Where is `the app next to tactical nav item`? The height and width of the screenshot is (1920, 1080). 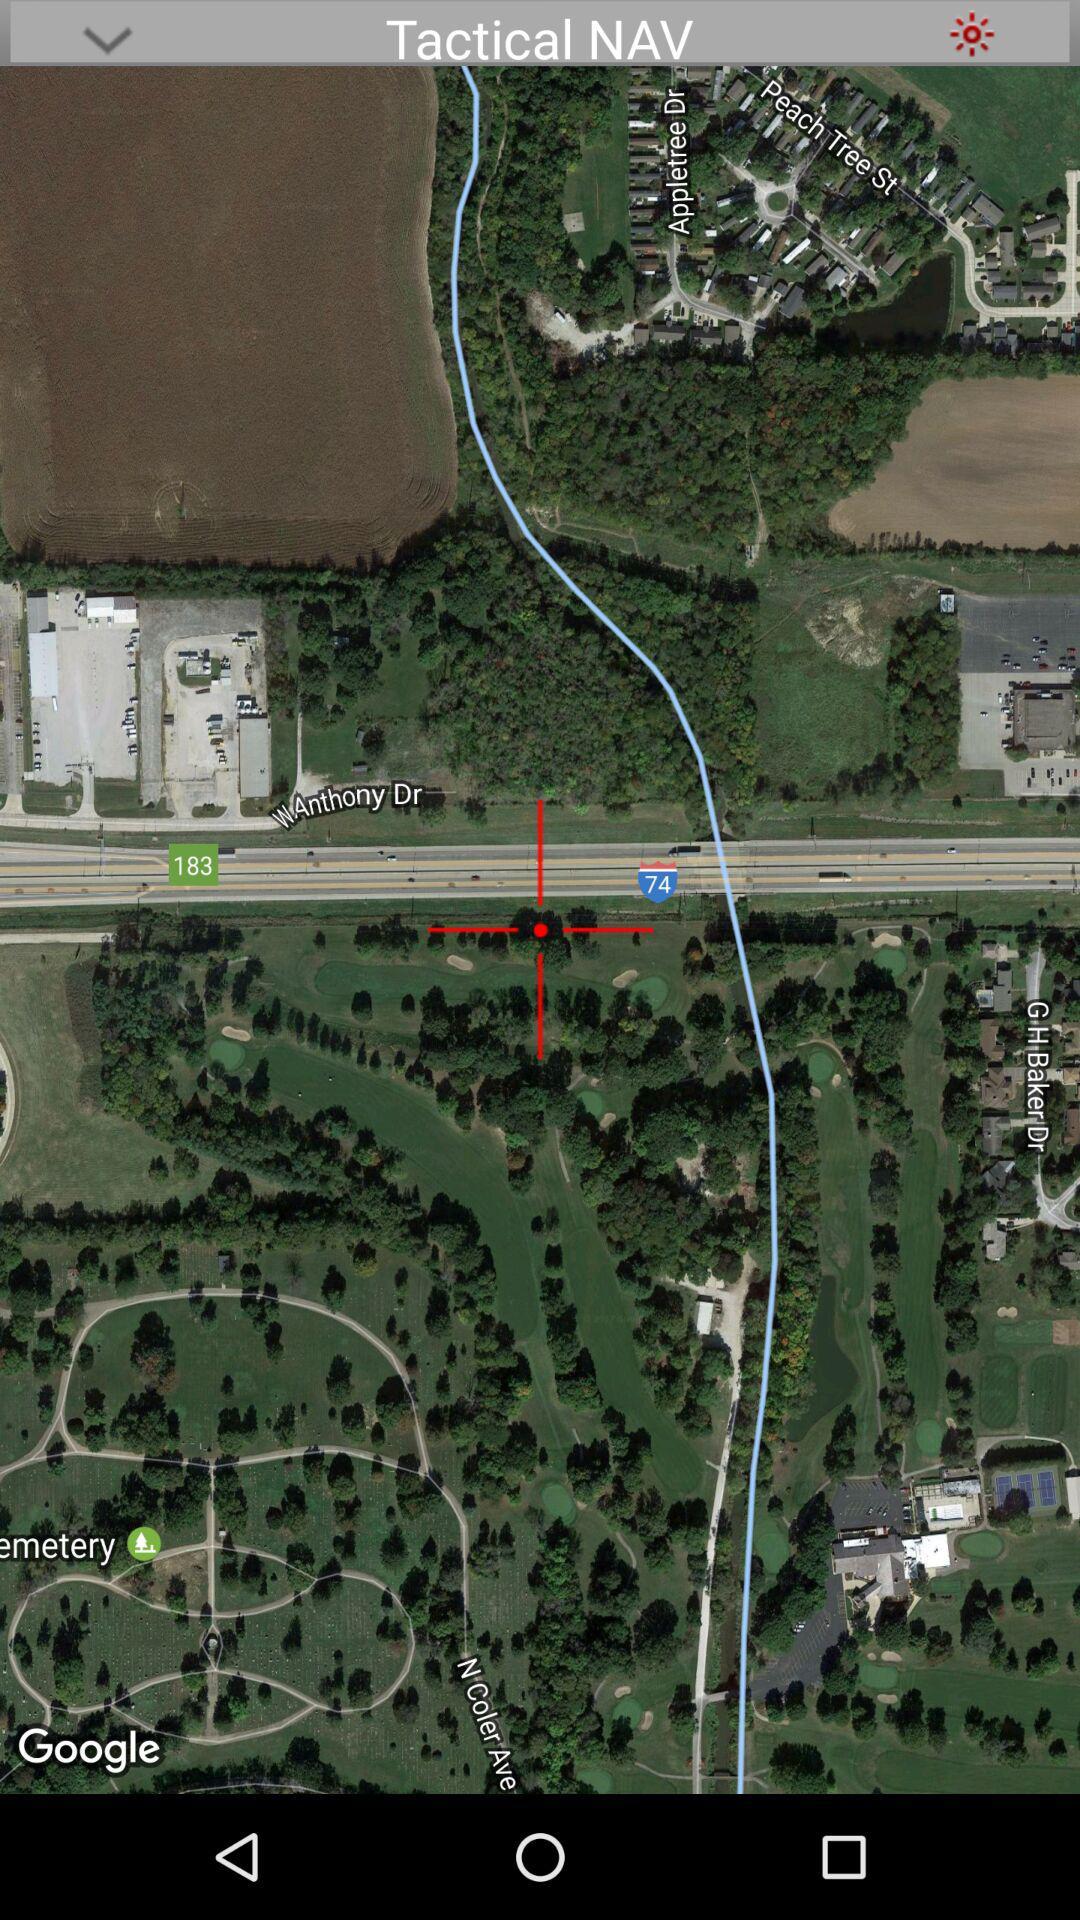
the app next to tactical nav item is located at coordinates (107, 33).